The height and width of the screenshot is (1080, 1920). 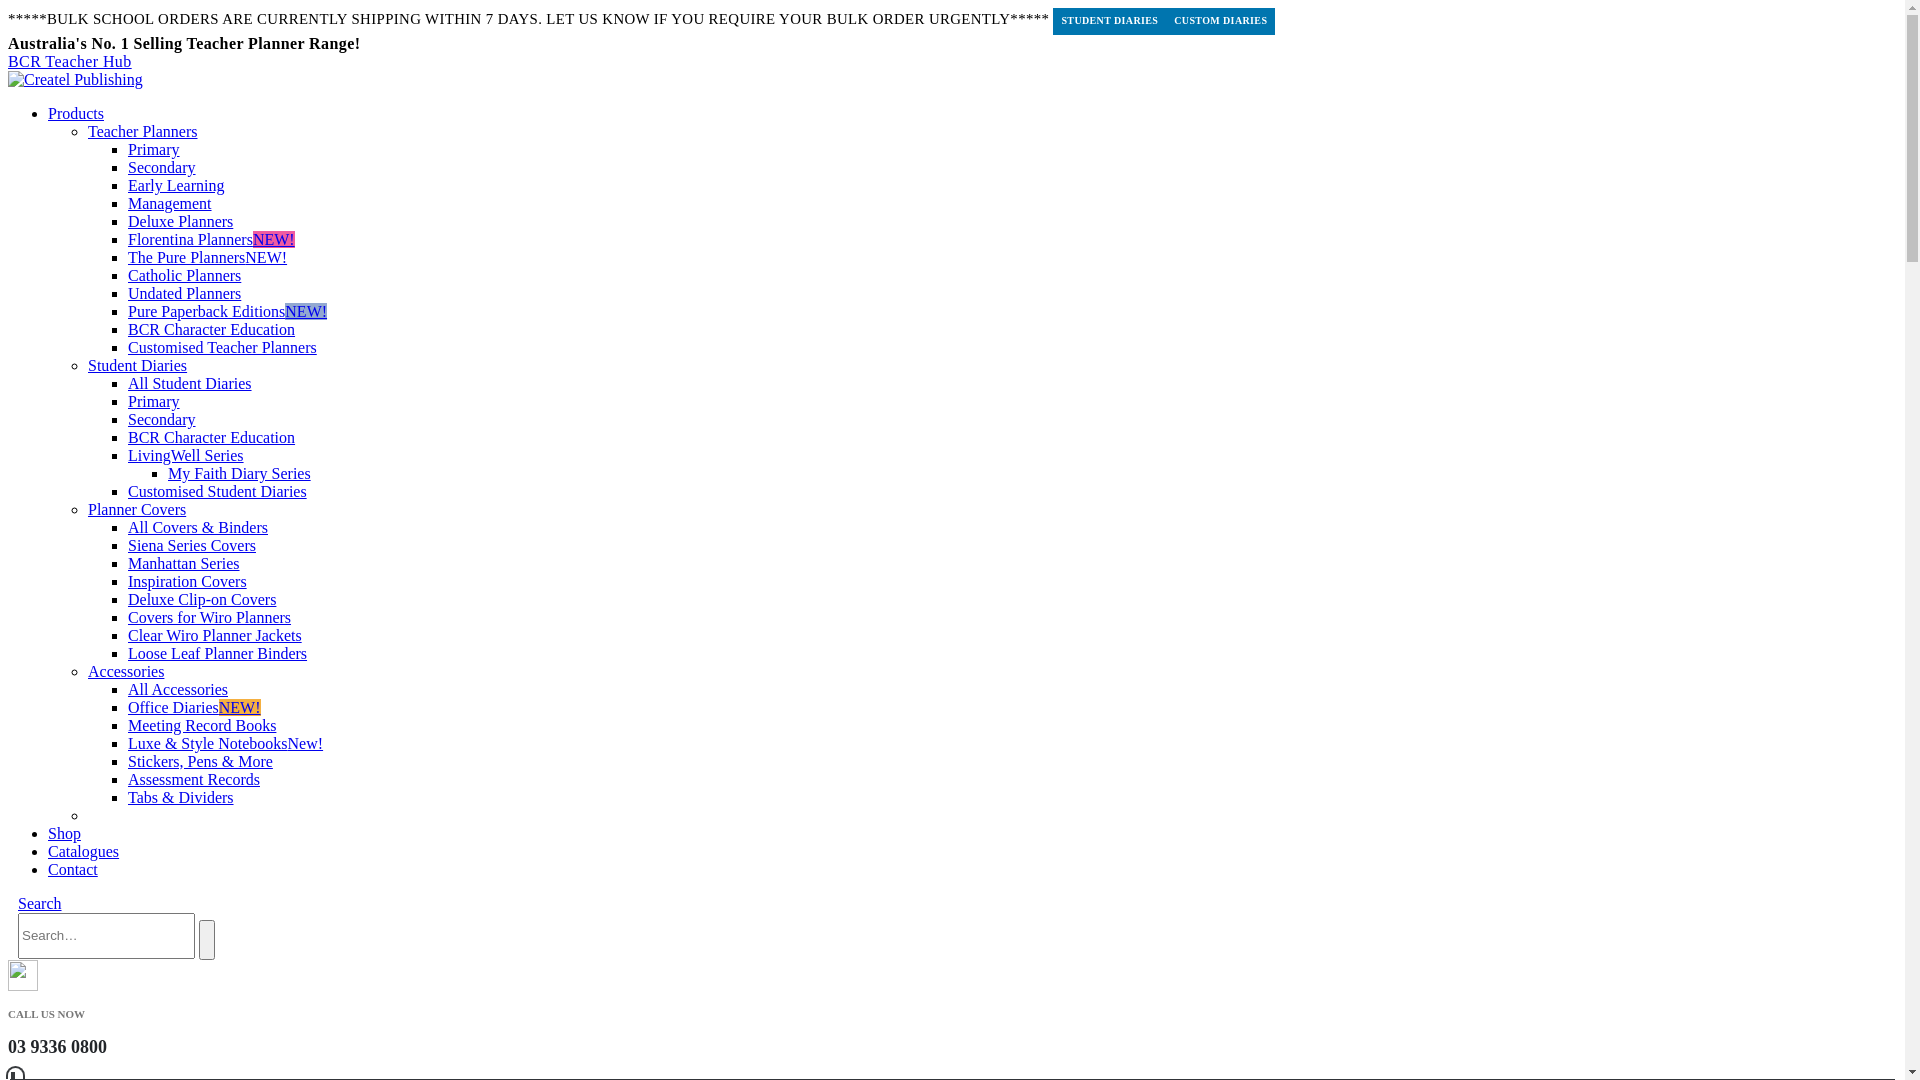 I want to click on 'Search', so click(x=18, y=903).